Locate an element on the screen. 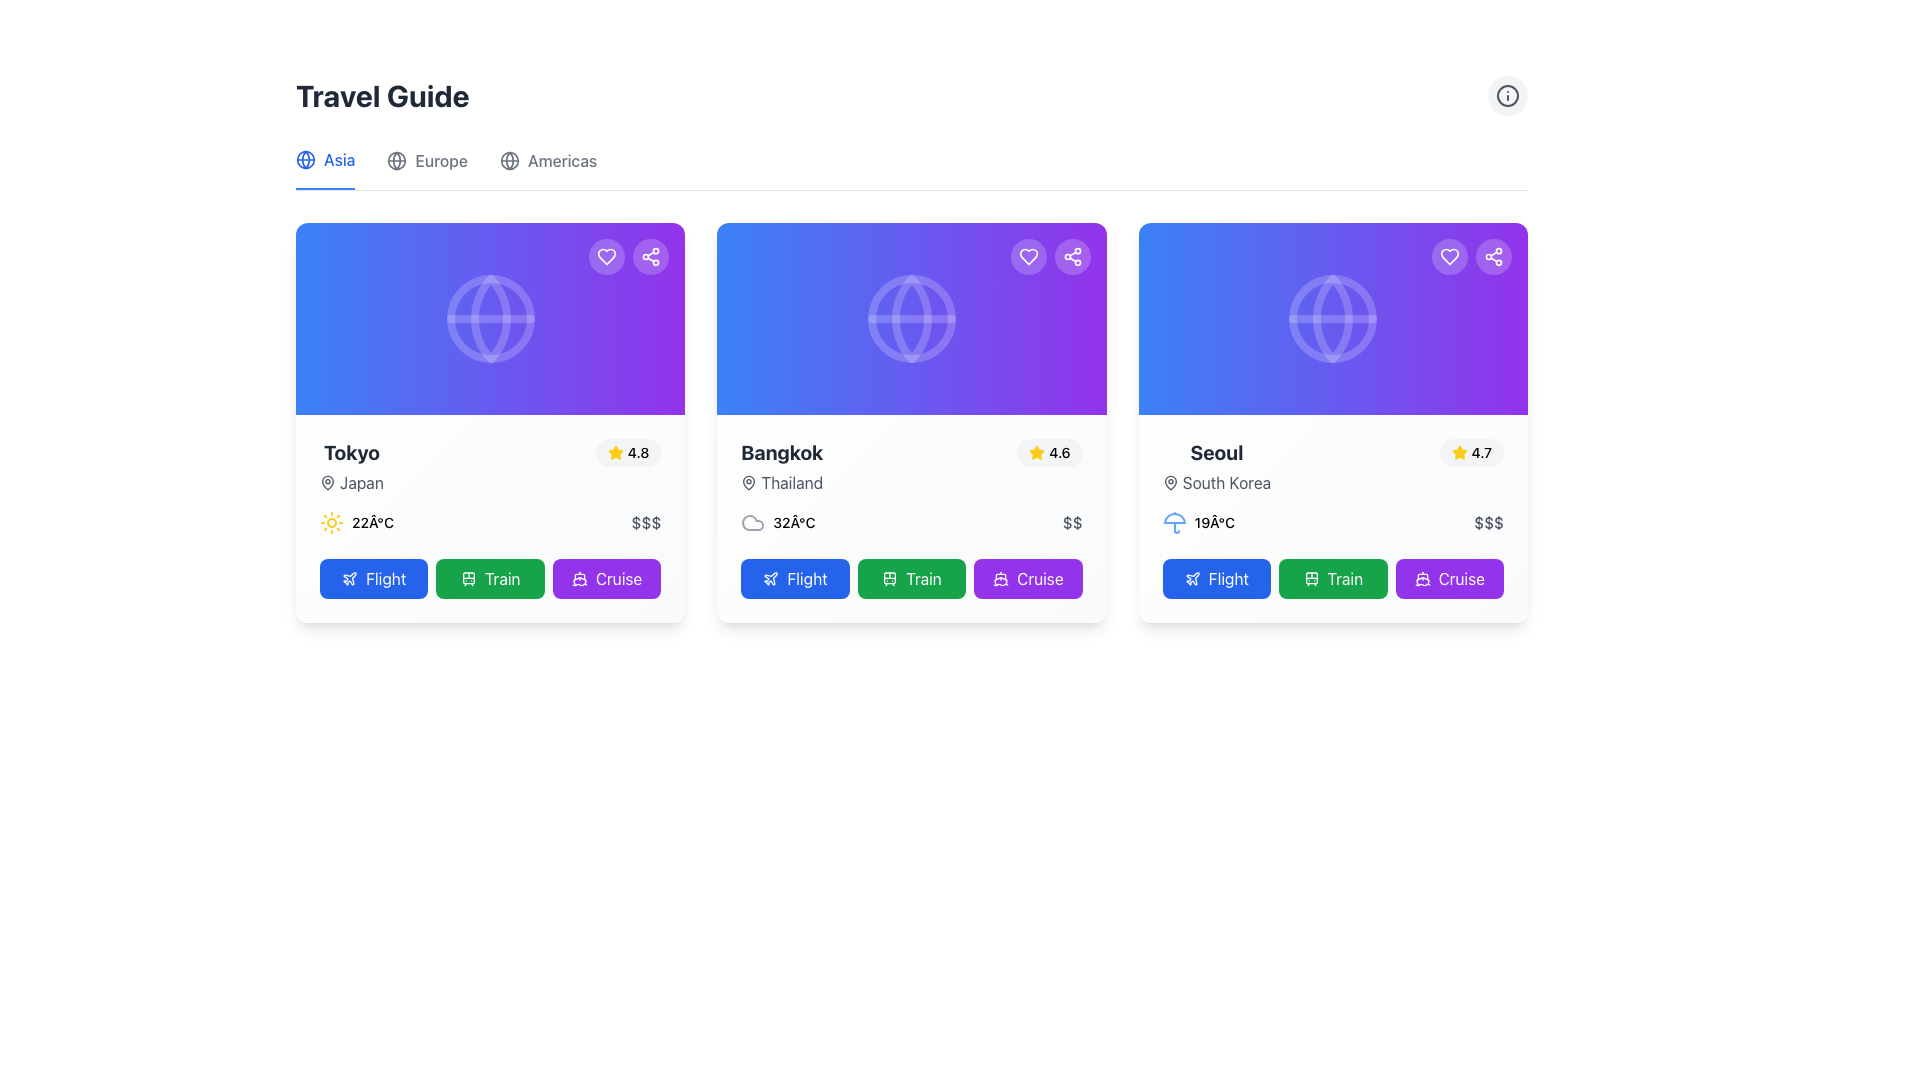 The image size is (1920, 1080). temperature value displayed as '32°C' in the Temperature Display with Weather Icon located in the Bangkok card, beneath the city name and country information is located at coordinates (777, 522).